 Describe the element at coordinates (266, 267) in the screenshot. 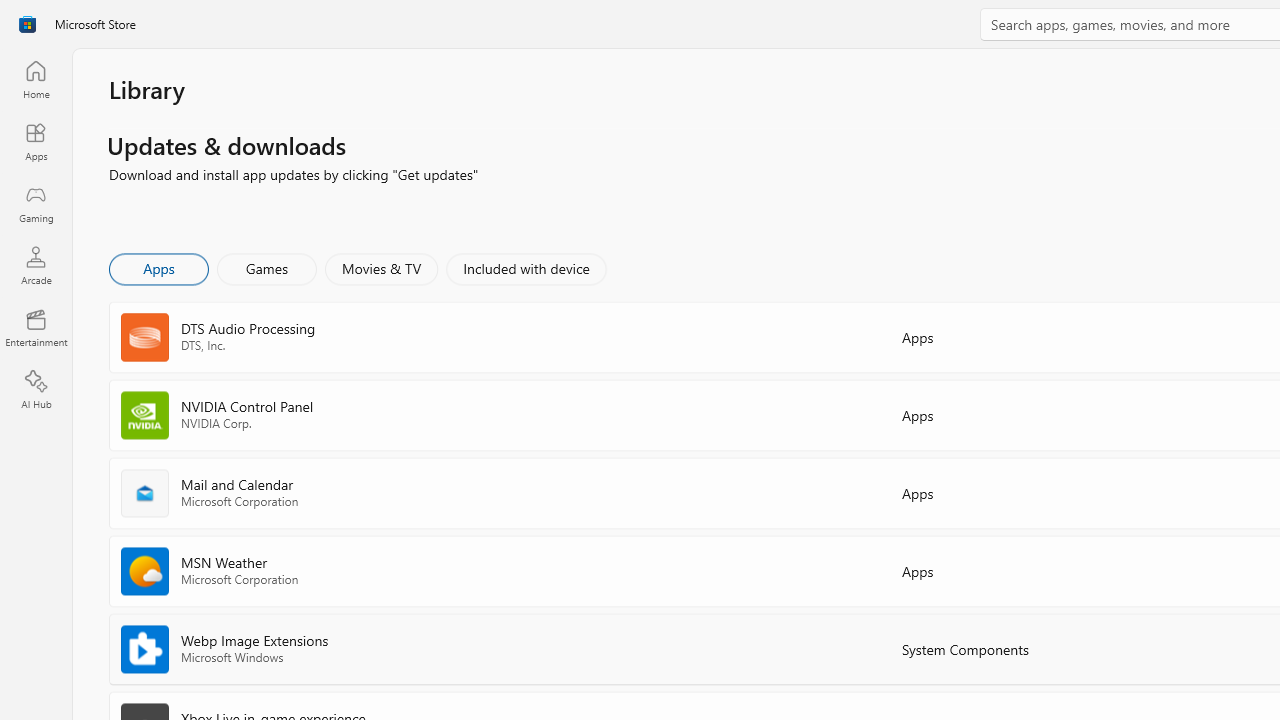

I see `'Games'` at that location.